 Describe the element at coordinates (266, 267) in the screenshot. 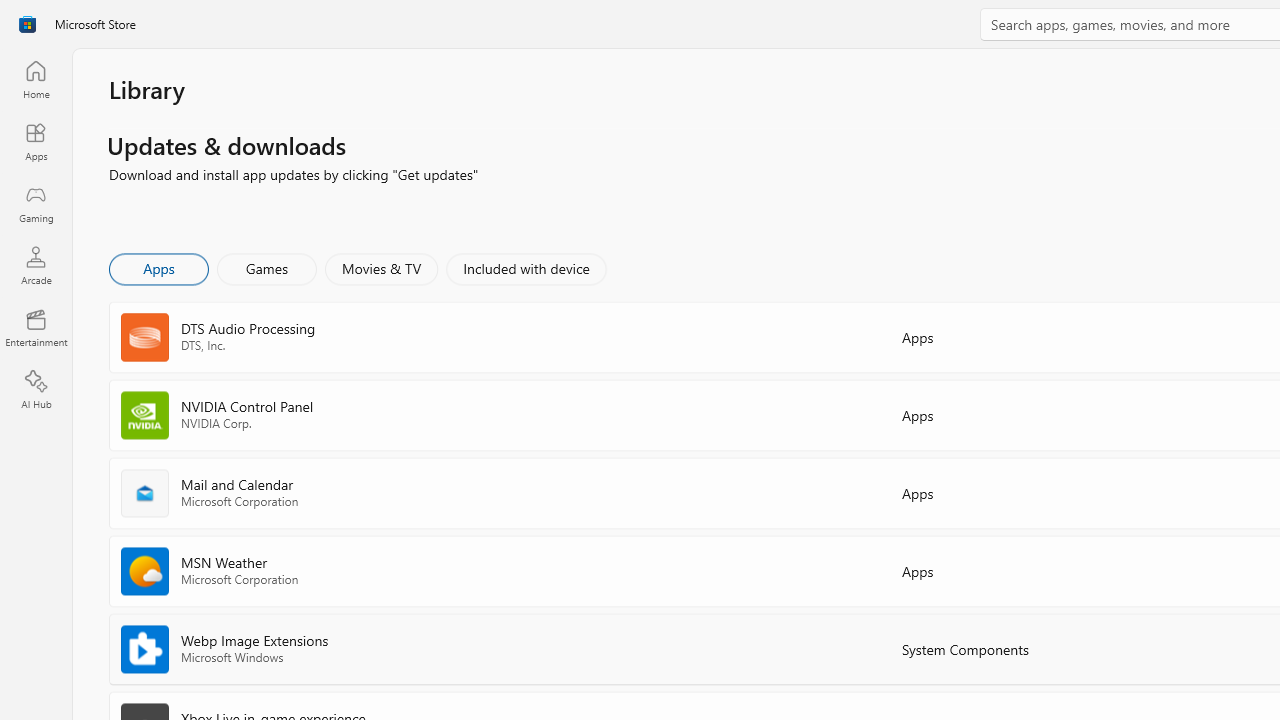

I see `'Games'` at that location.